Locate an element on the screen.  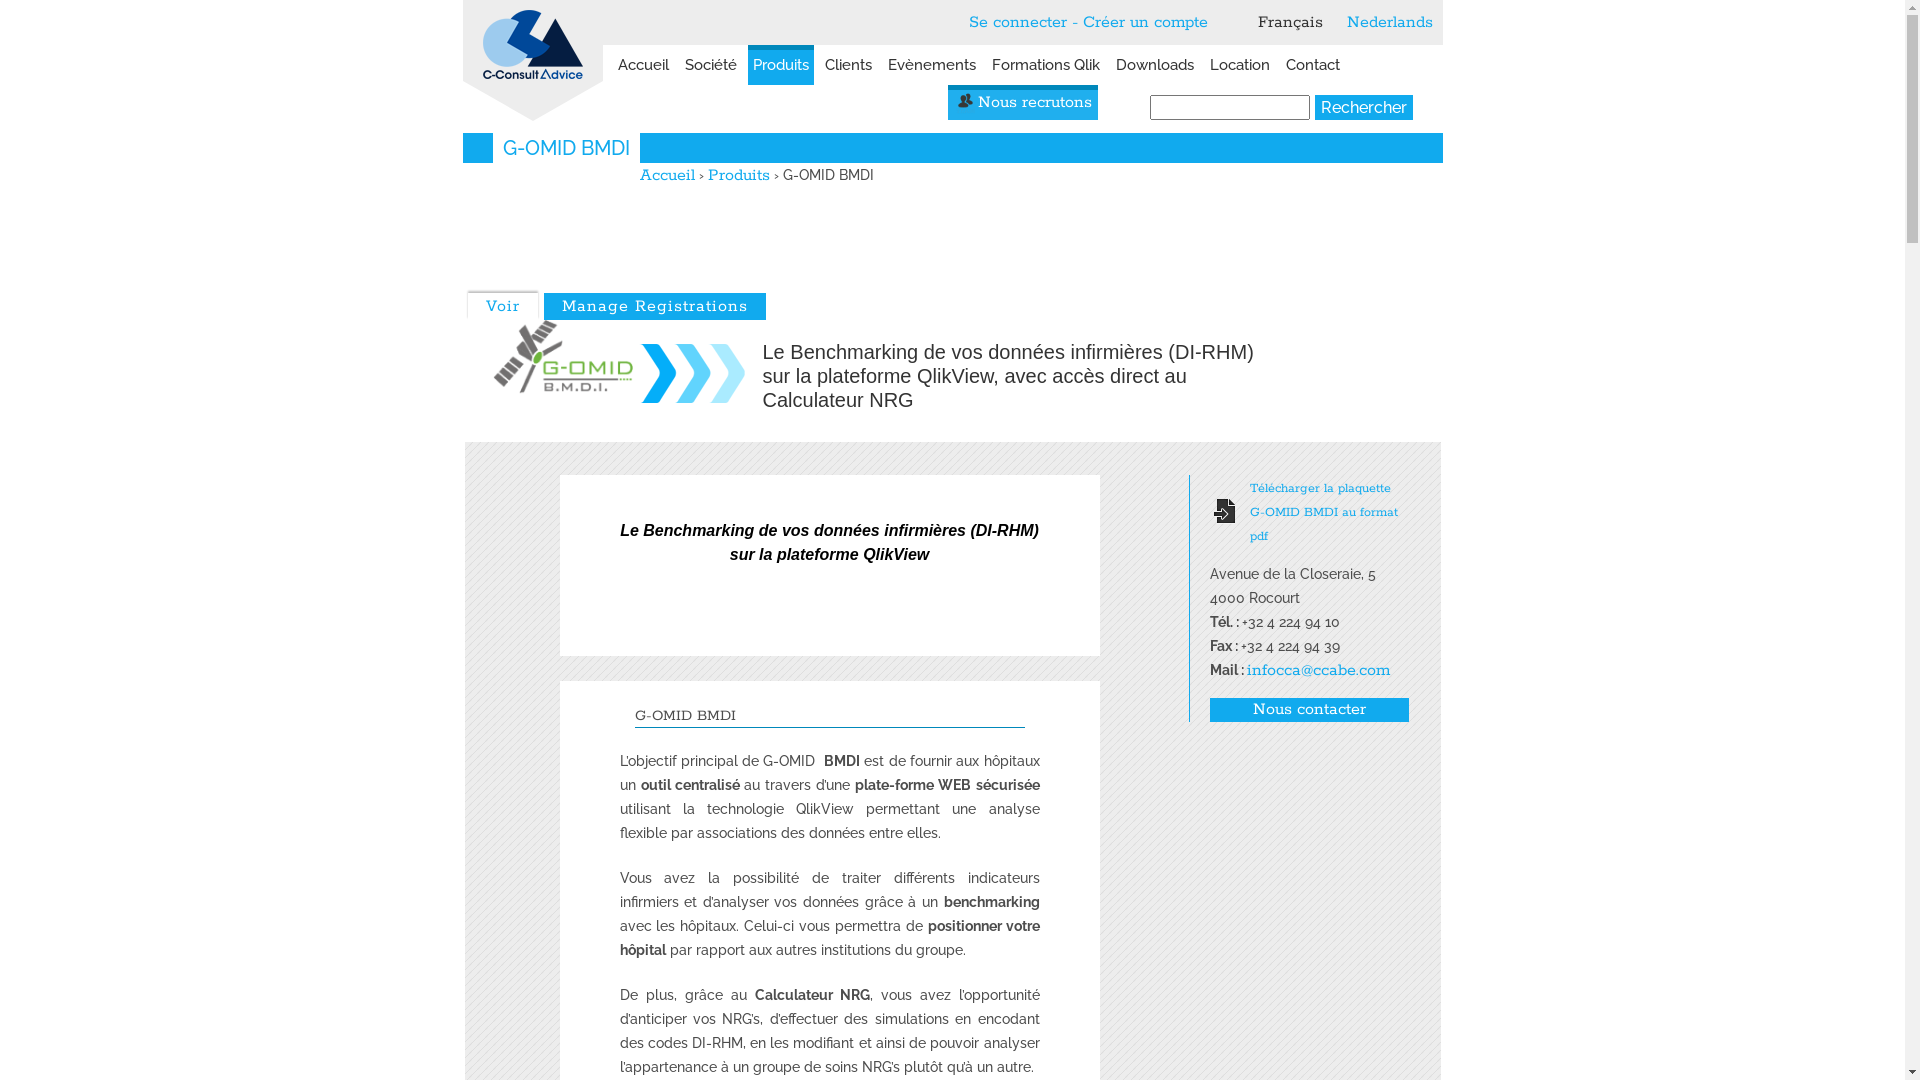
'Nederlands' is located at coordinates (1345, 22).